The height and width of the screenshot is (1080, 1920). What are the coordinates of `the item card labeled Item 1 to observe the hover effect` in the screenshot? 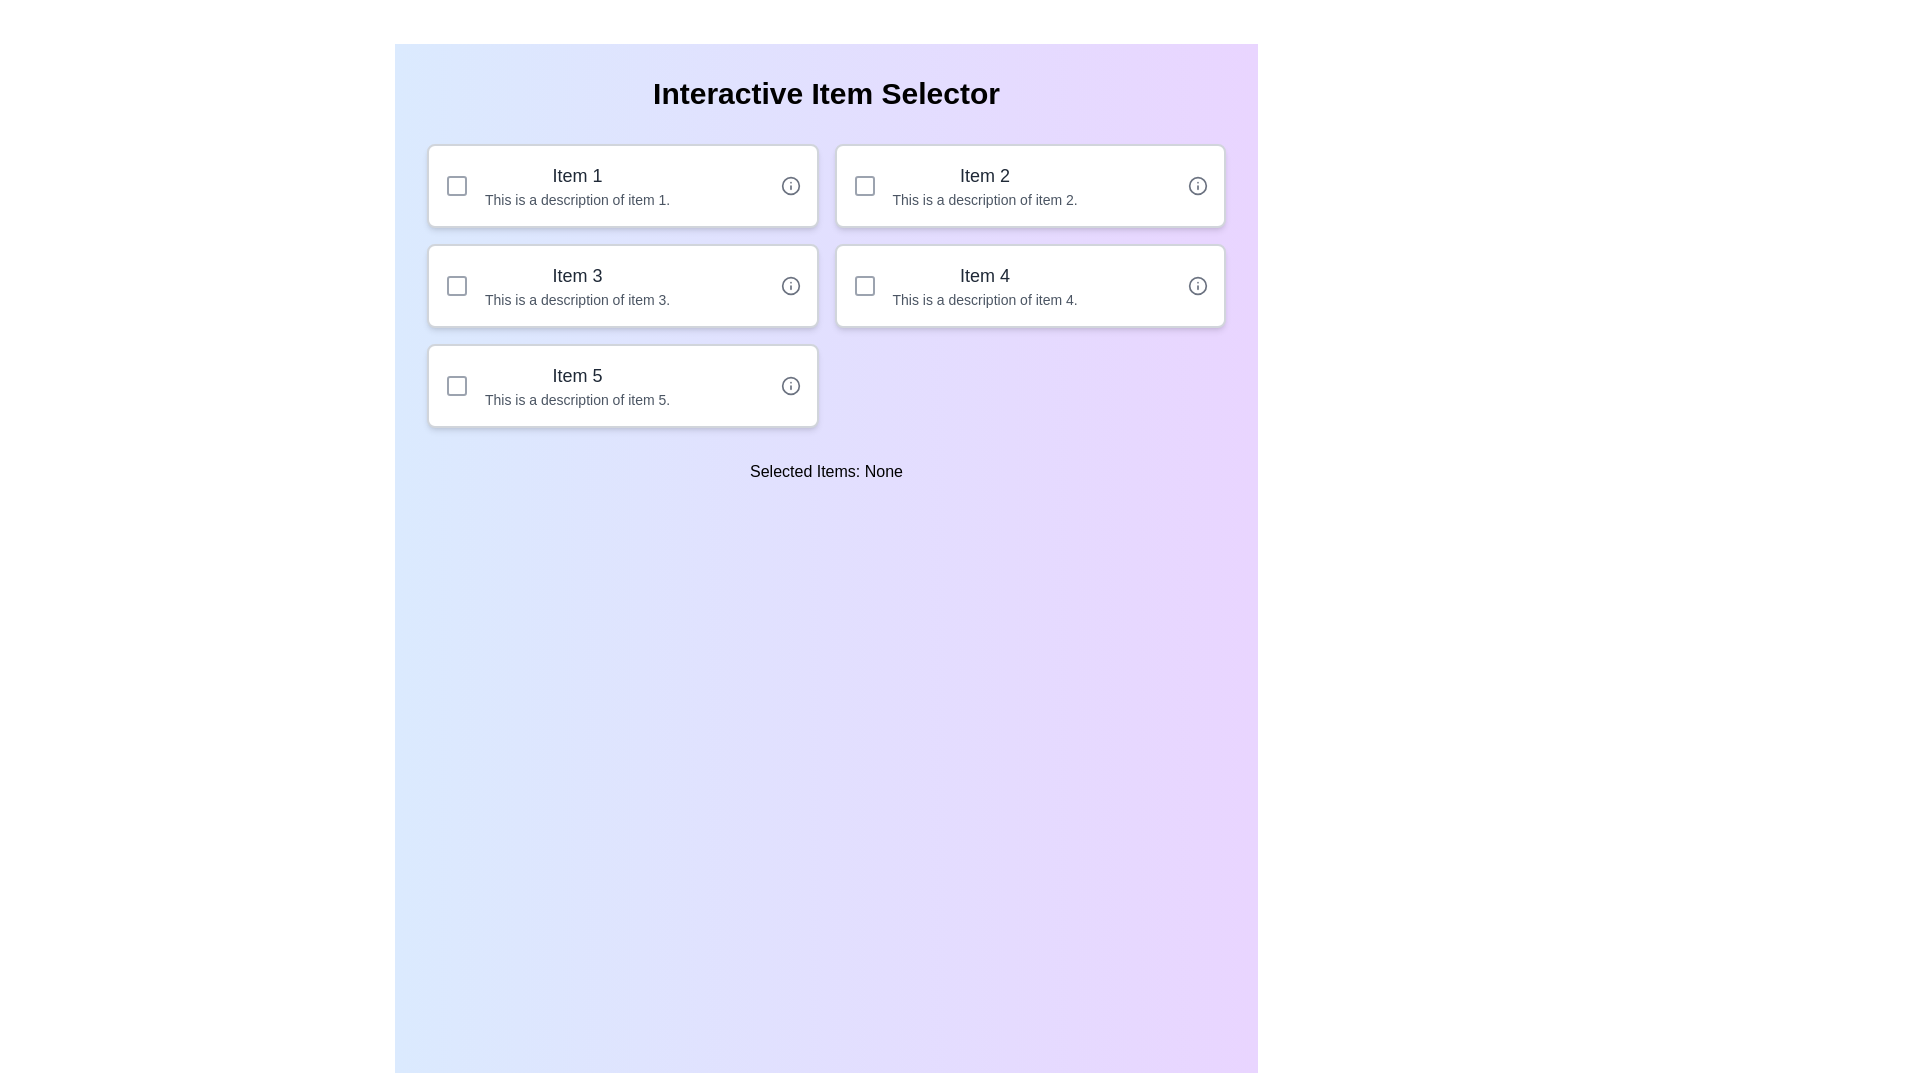 It's located at (621, 185).